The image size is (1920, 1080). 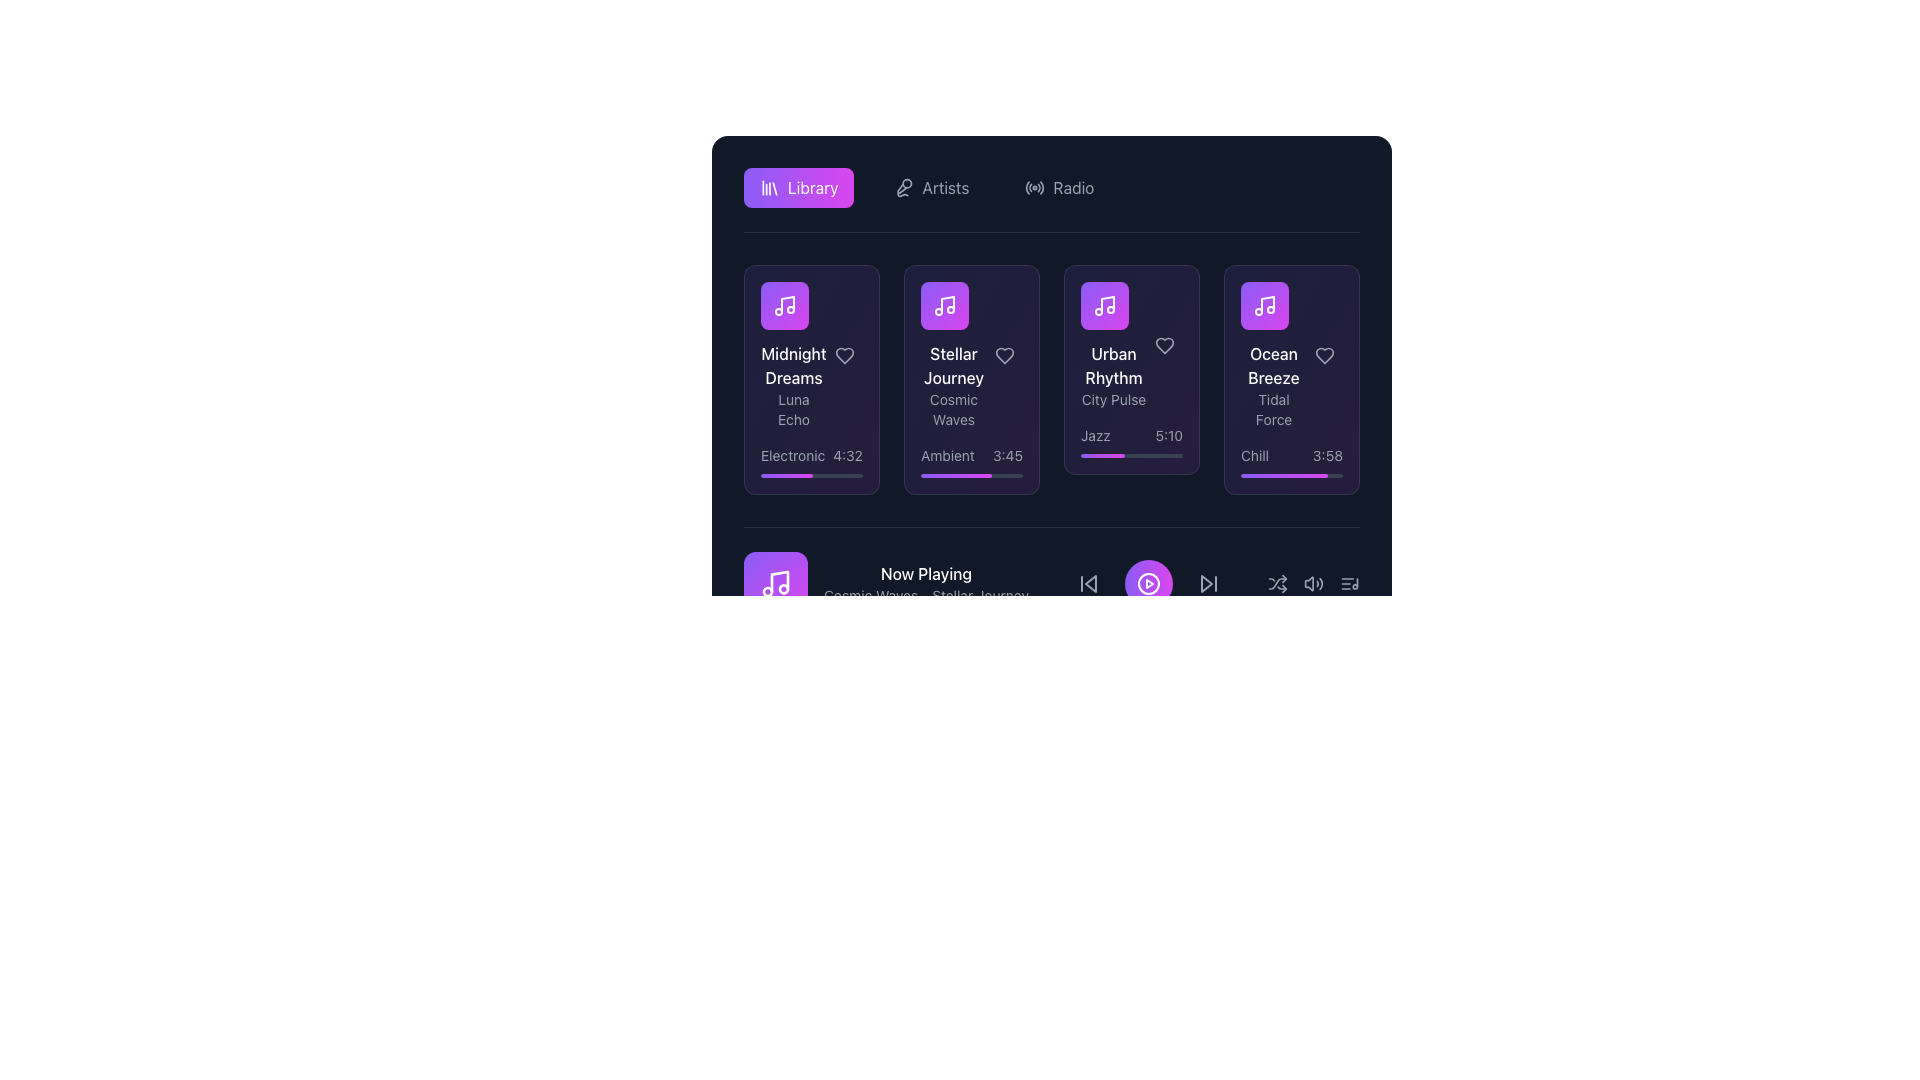 I want to click on the 'Artists' navigation icon located in the top navigation bar, which is positioned second from the left, so click(x=902, y=188).